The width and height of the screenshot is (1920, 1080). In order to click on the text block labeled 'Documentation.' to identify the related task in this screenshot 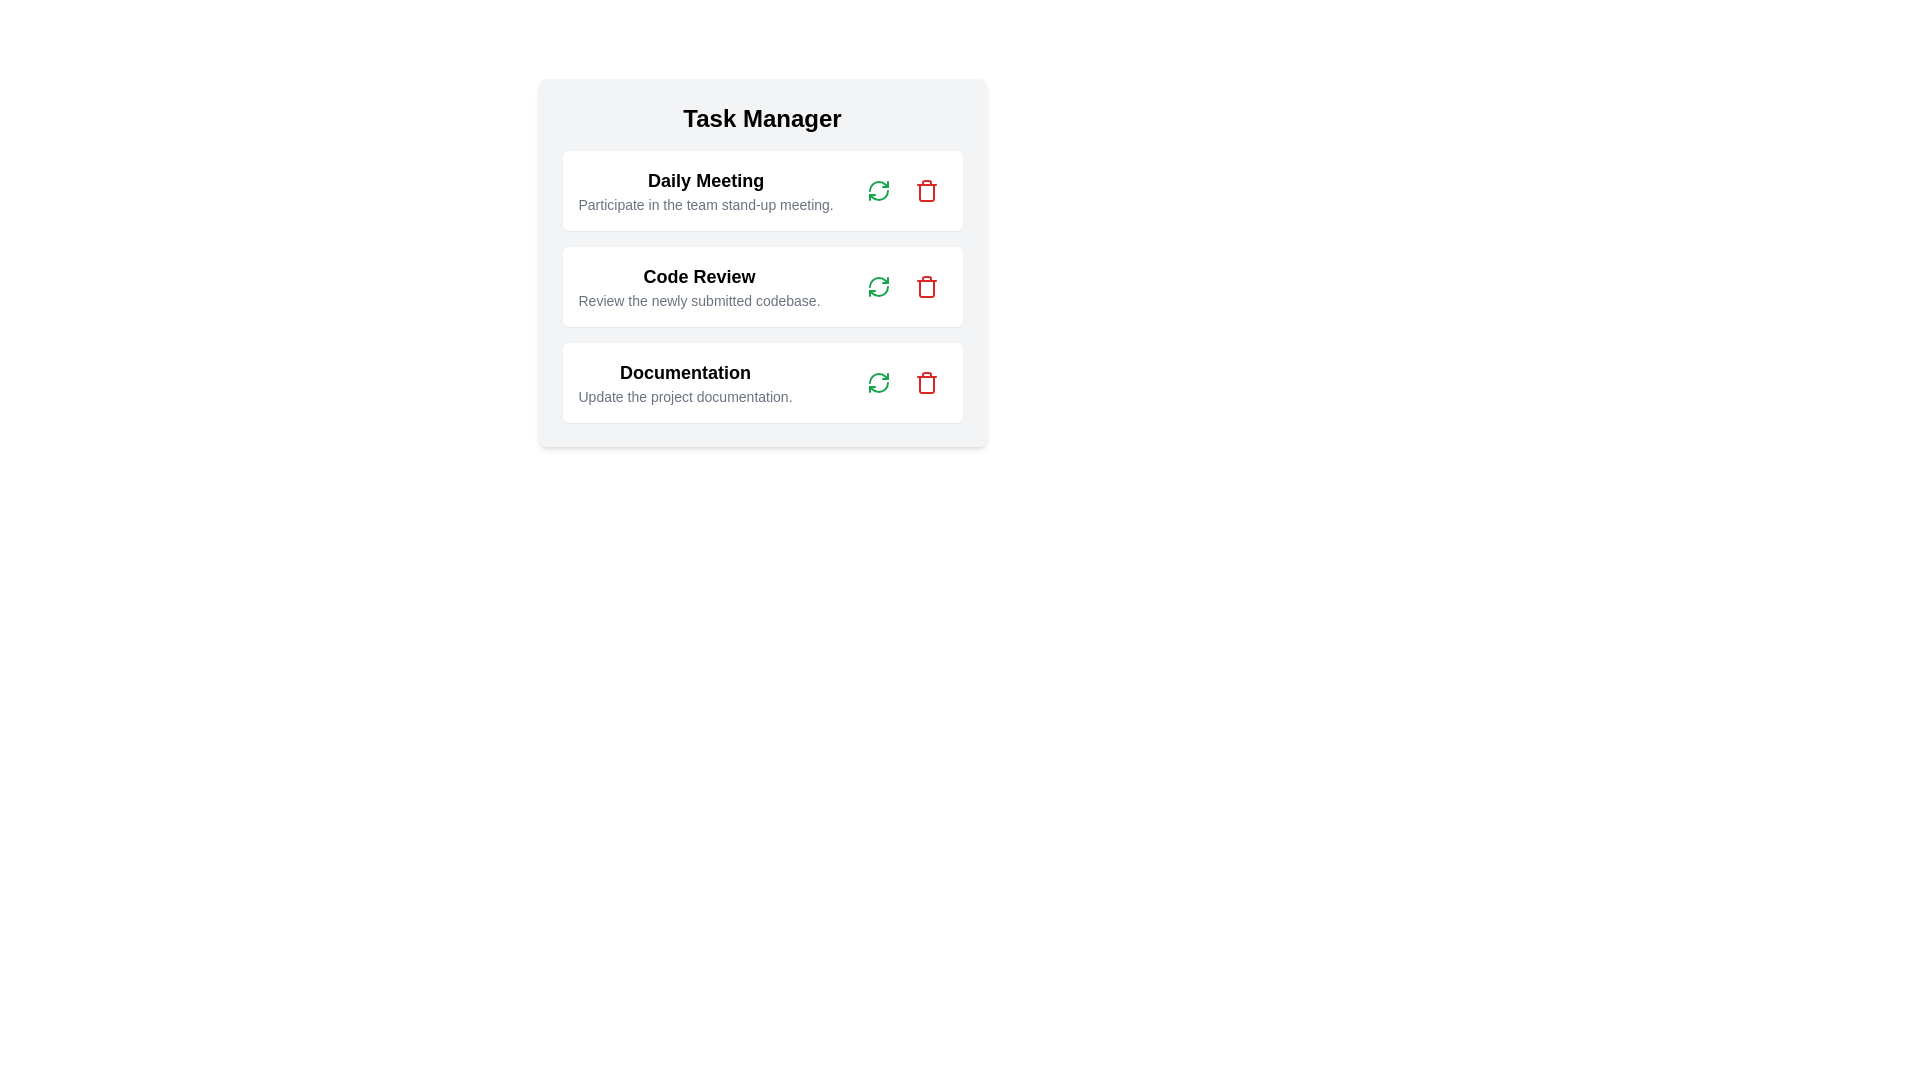, I will do `click(685, 382)`.